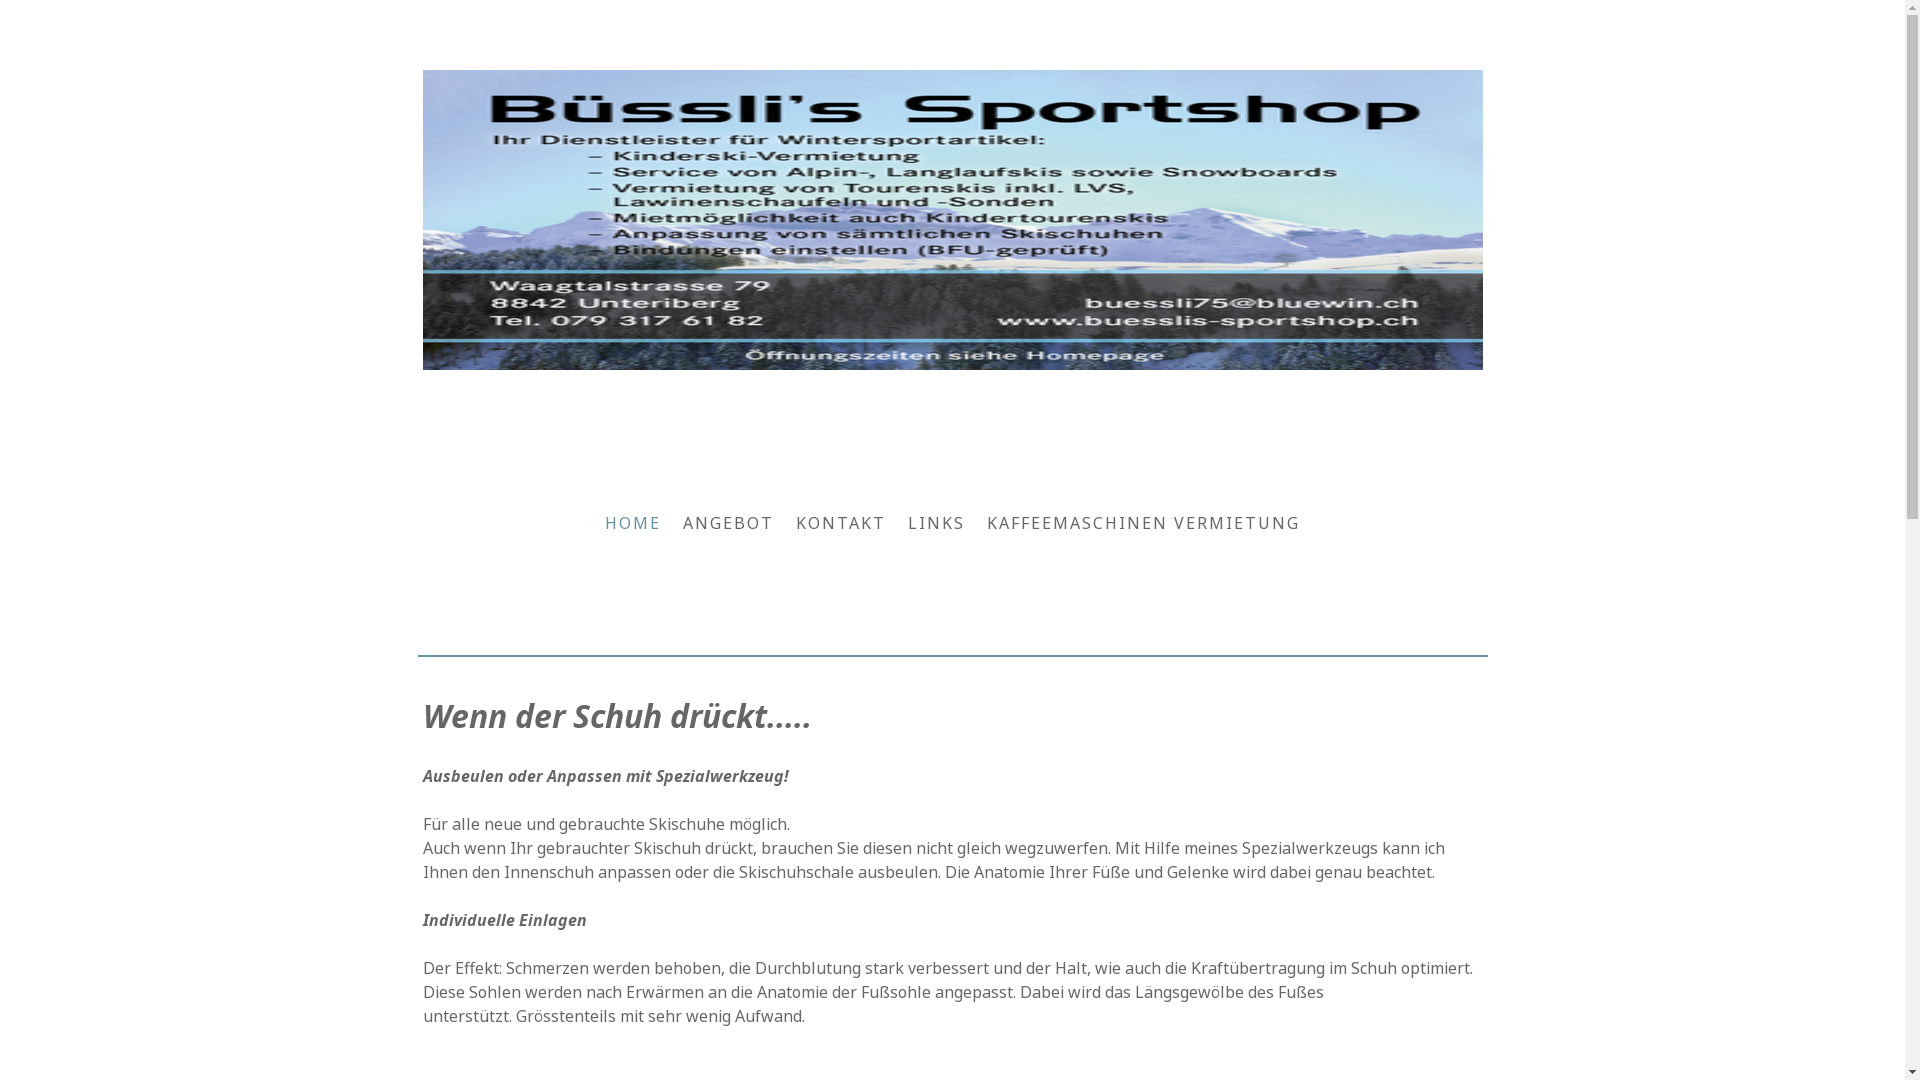 Image resolution: width=1920 pixels, height=1080 pixels. Describe the element at coordinates (672, 522) in the screenshot. I see `'ANGEBOT'` at that location.